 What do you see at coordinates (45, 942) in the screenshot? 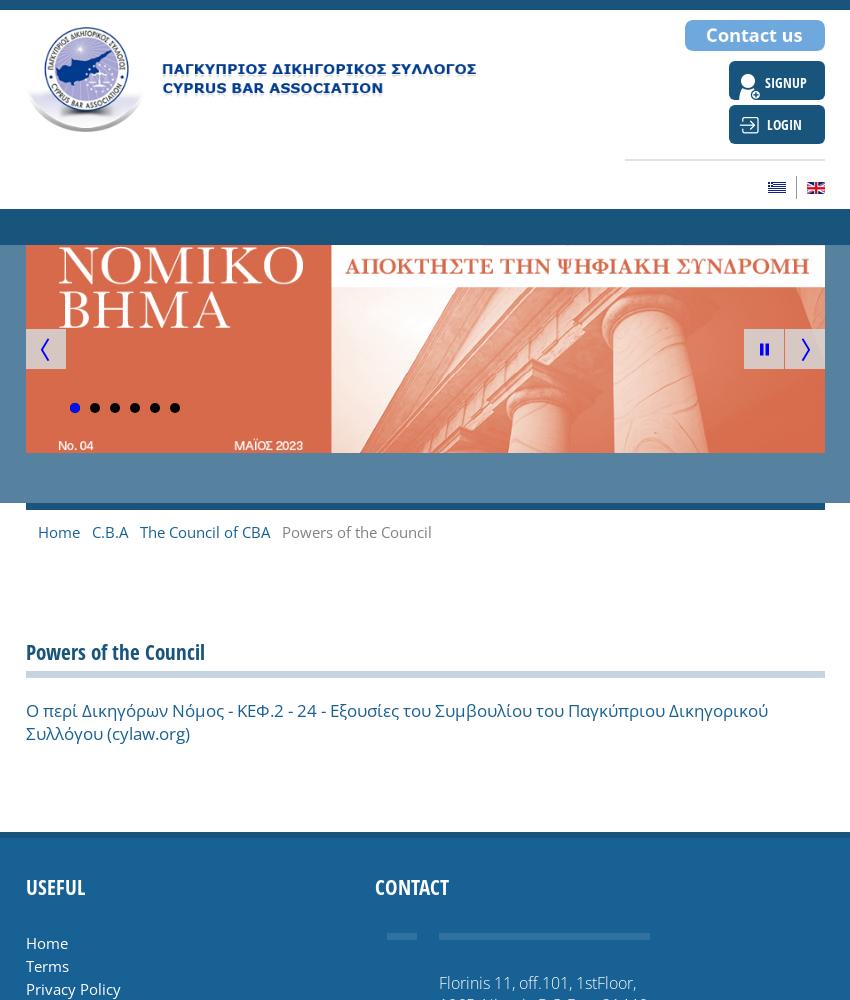
I see `'Home'` at bounding box center [45, 942].